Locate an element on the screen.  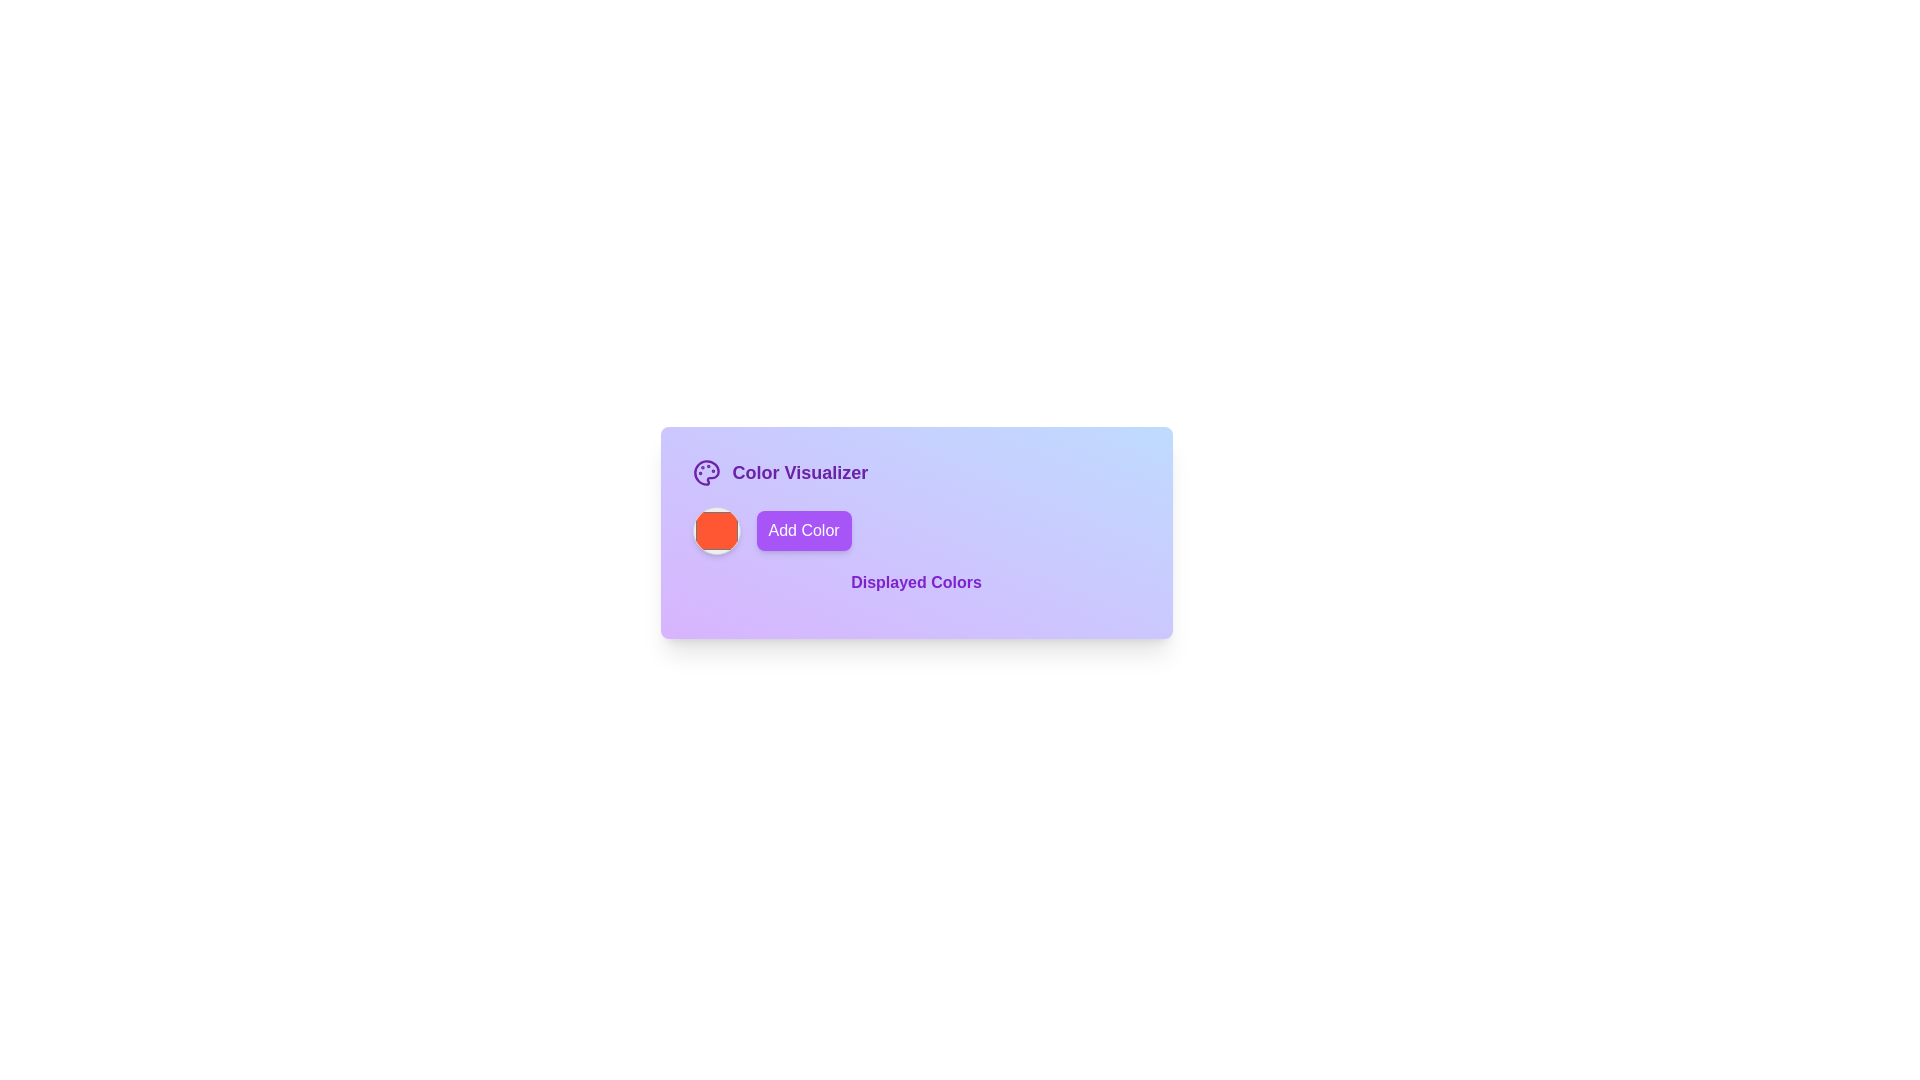
the text caption 'Color Visualizer' for copying, which is prominently styled in bold purple font at the top of the content area is located at coordinates (800, 473).